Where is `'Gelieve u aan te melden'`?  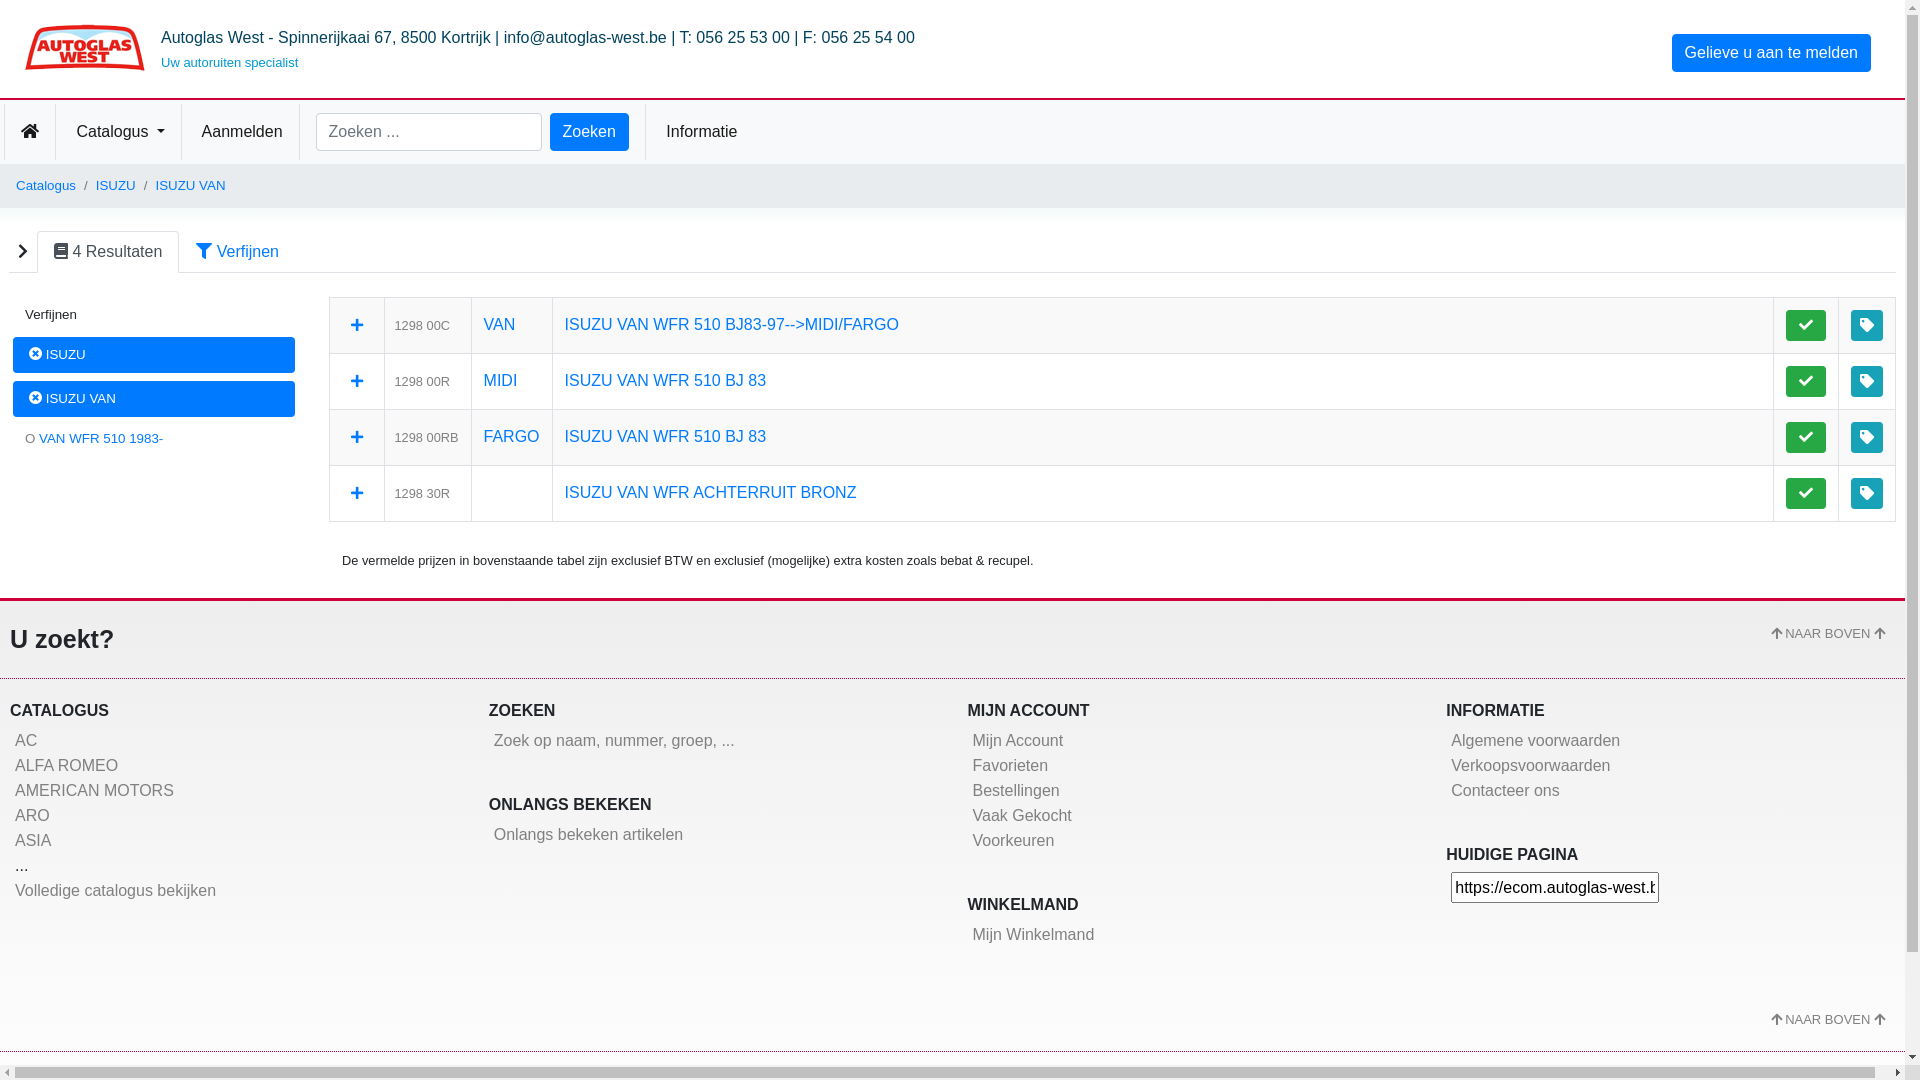
'Gelieve u aan te melden' is located at coordinates (1671, 52).